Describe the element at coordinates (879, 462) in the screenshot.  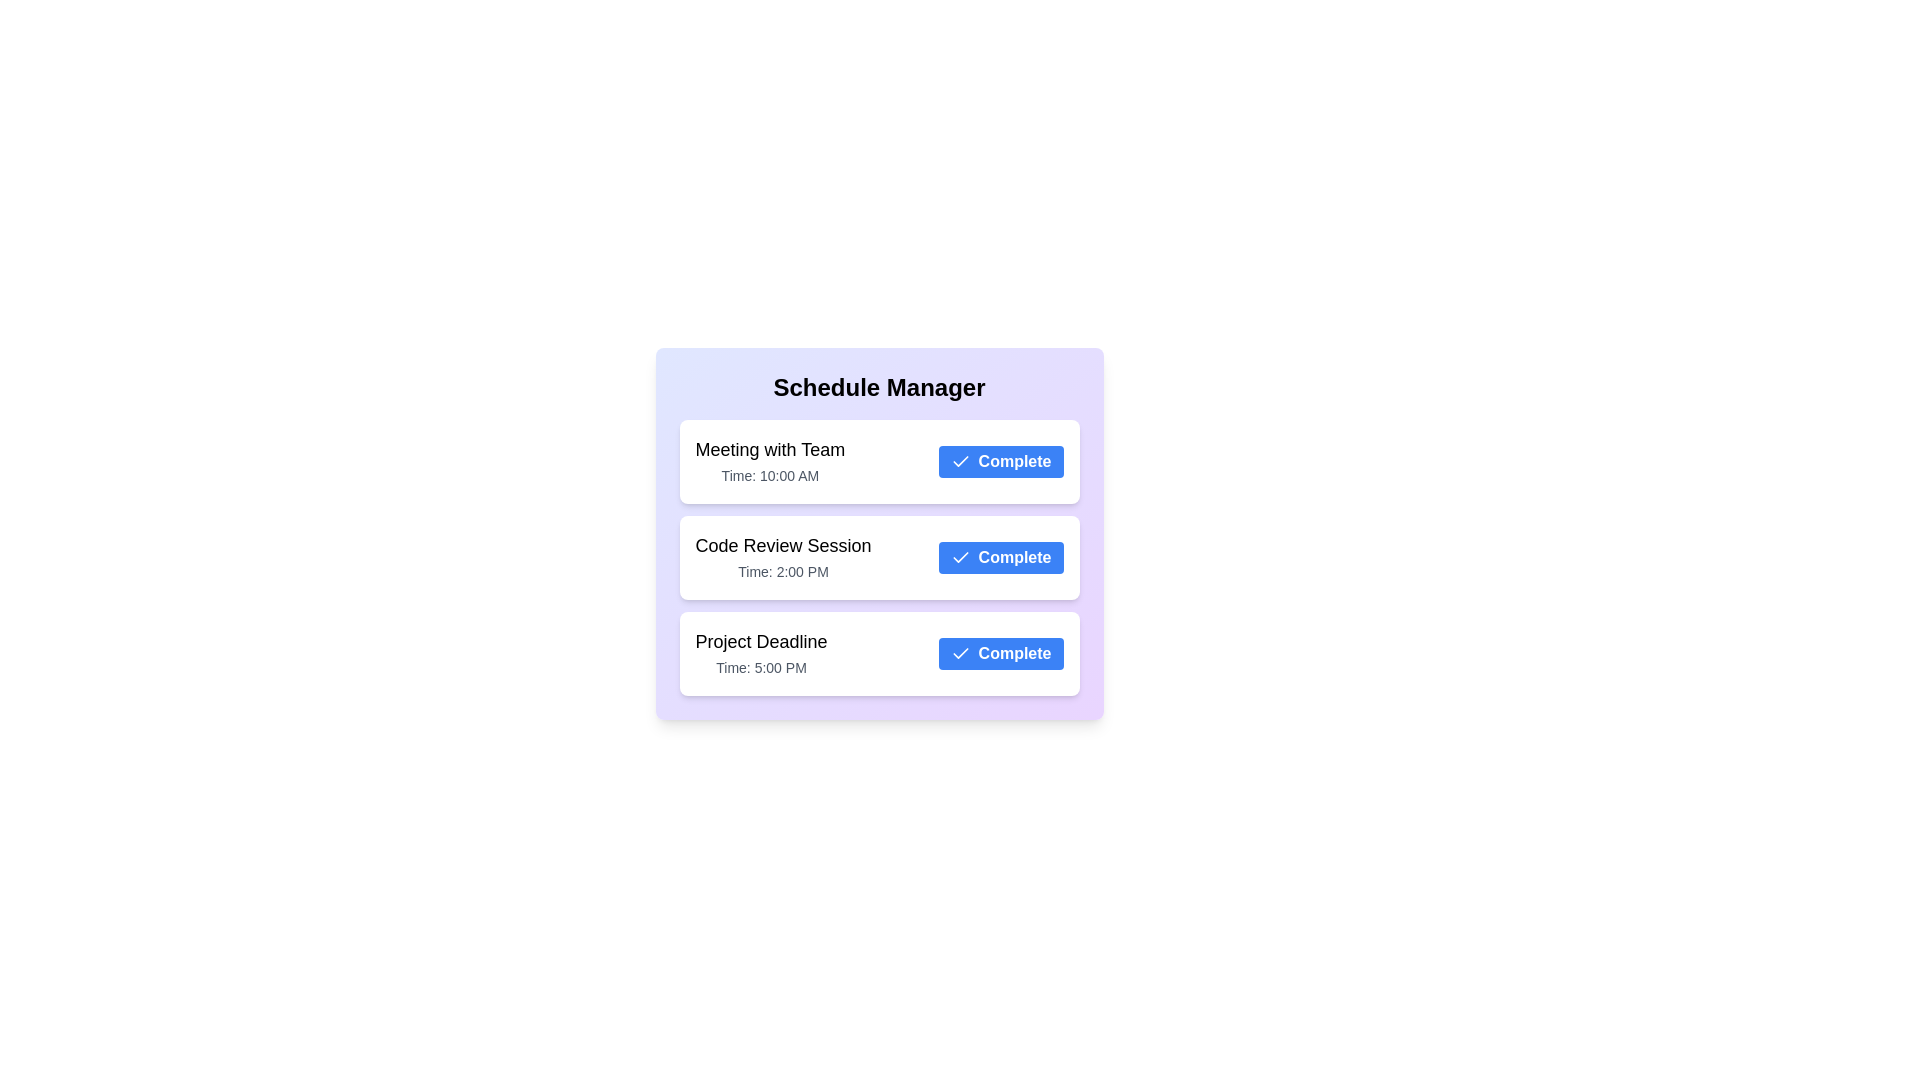
I see `the task item Meeting with Team in the ScheduleManager component` at that location.